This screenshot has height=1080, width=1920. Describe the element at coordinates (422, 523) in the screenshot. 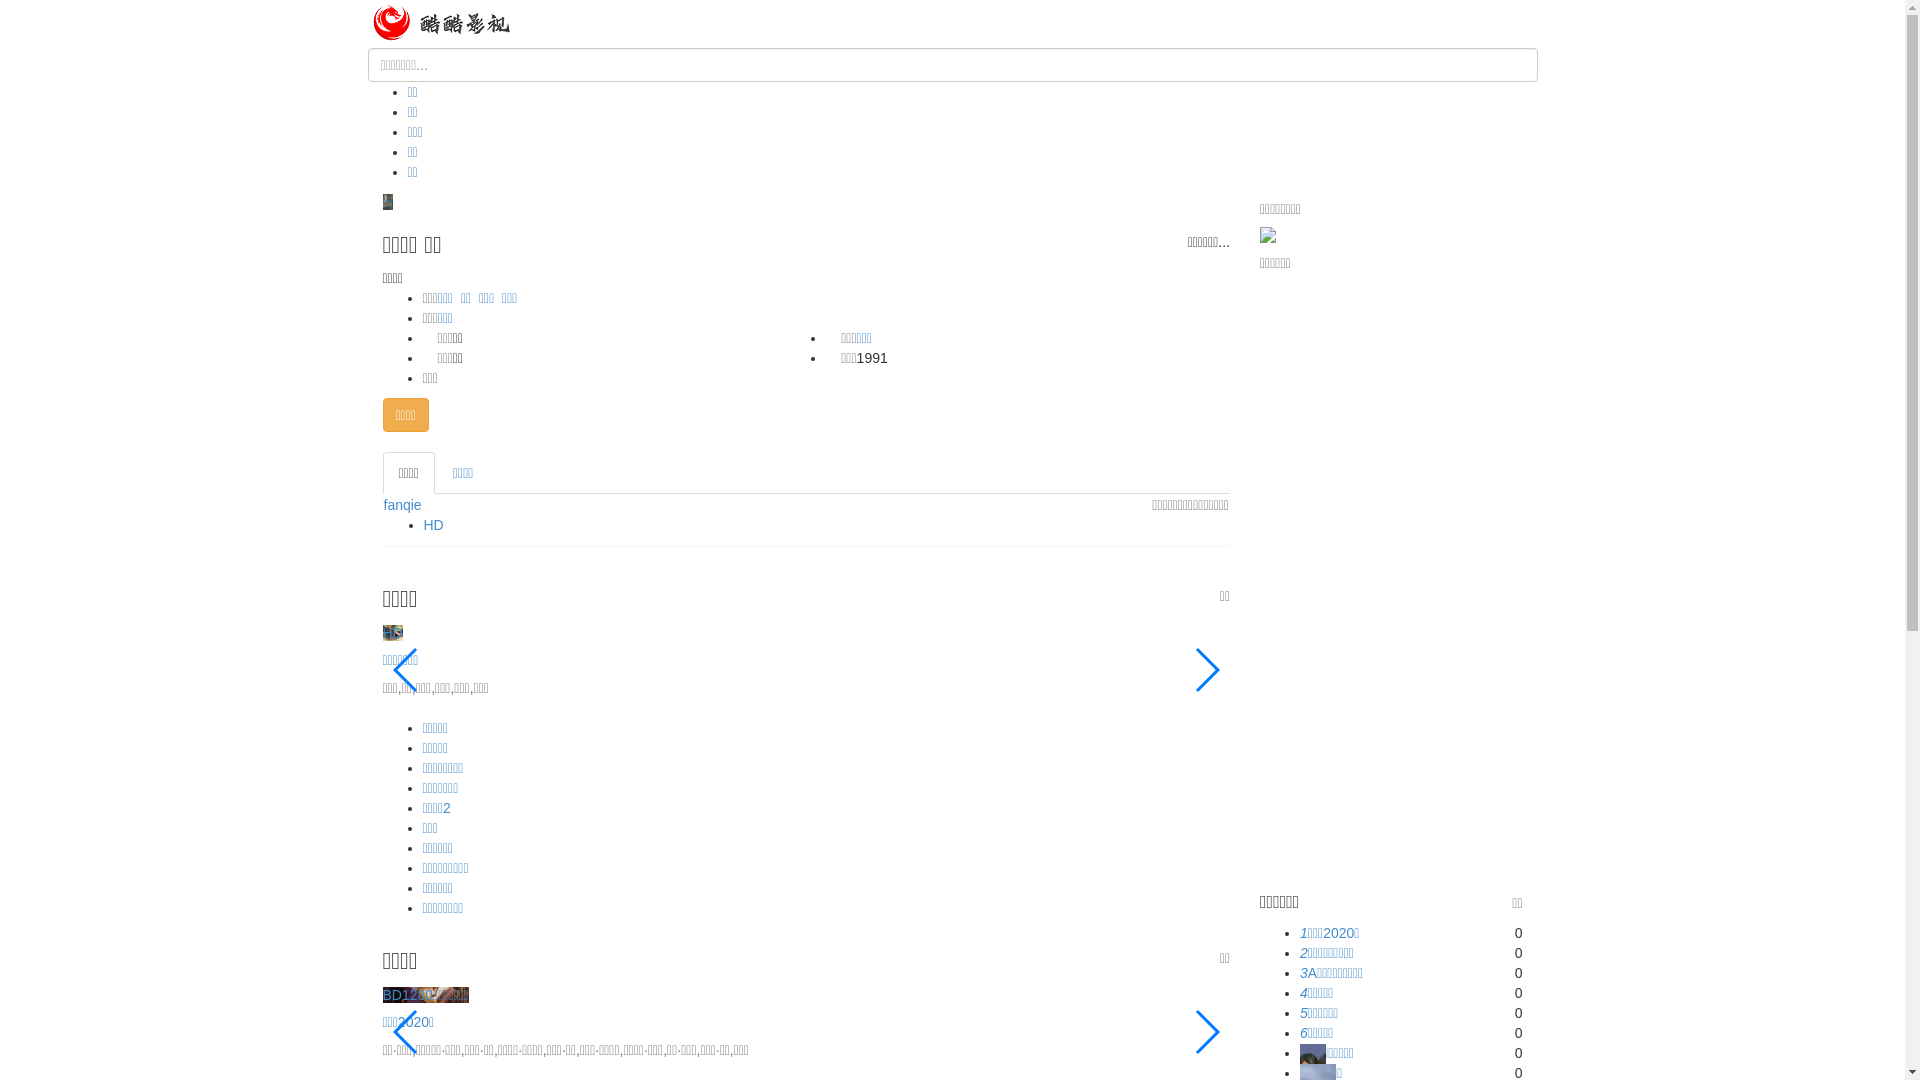

I see `'HD'` at that location.